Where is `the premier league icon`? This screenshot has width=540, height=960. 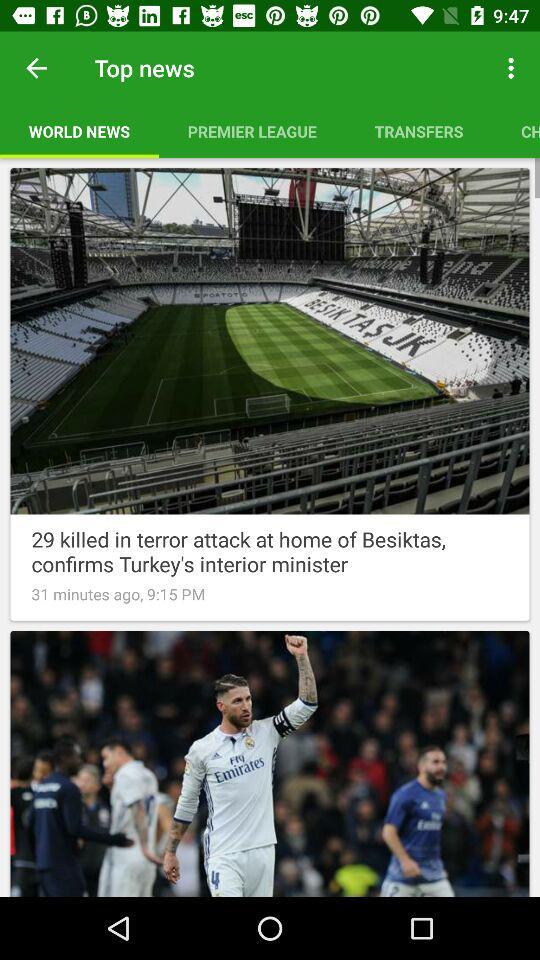 the premier league icon is located at coordinates (252, 130).